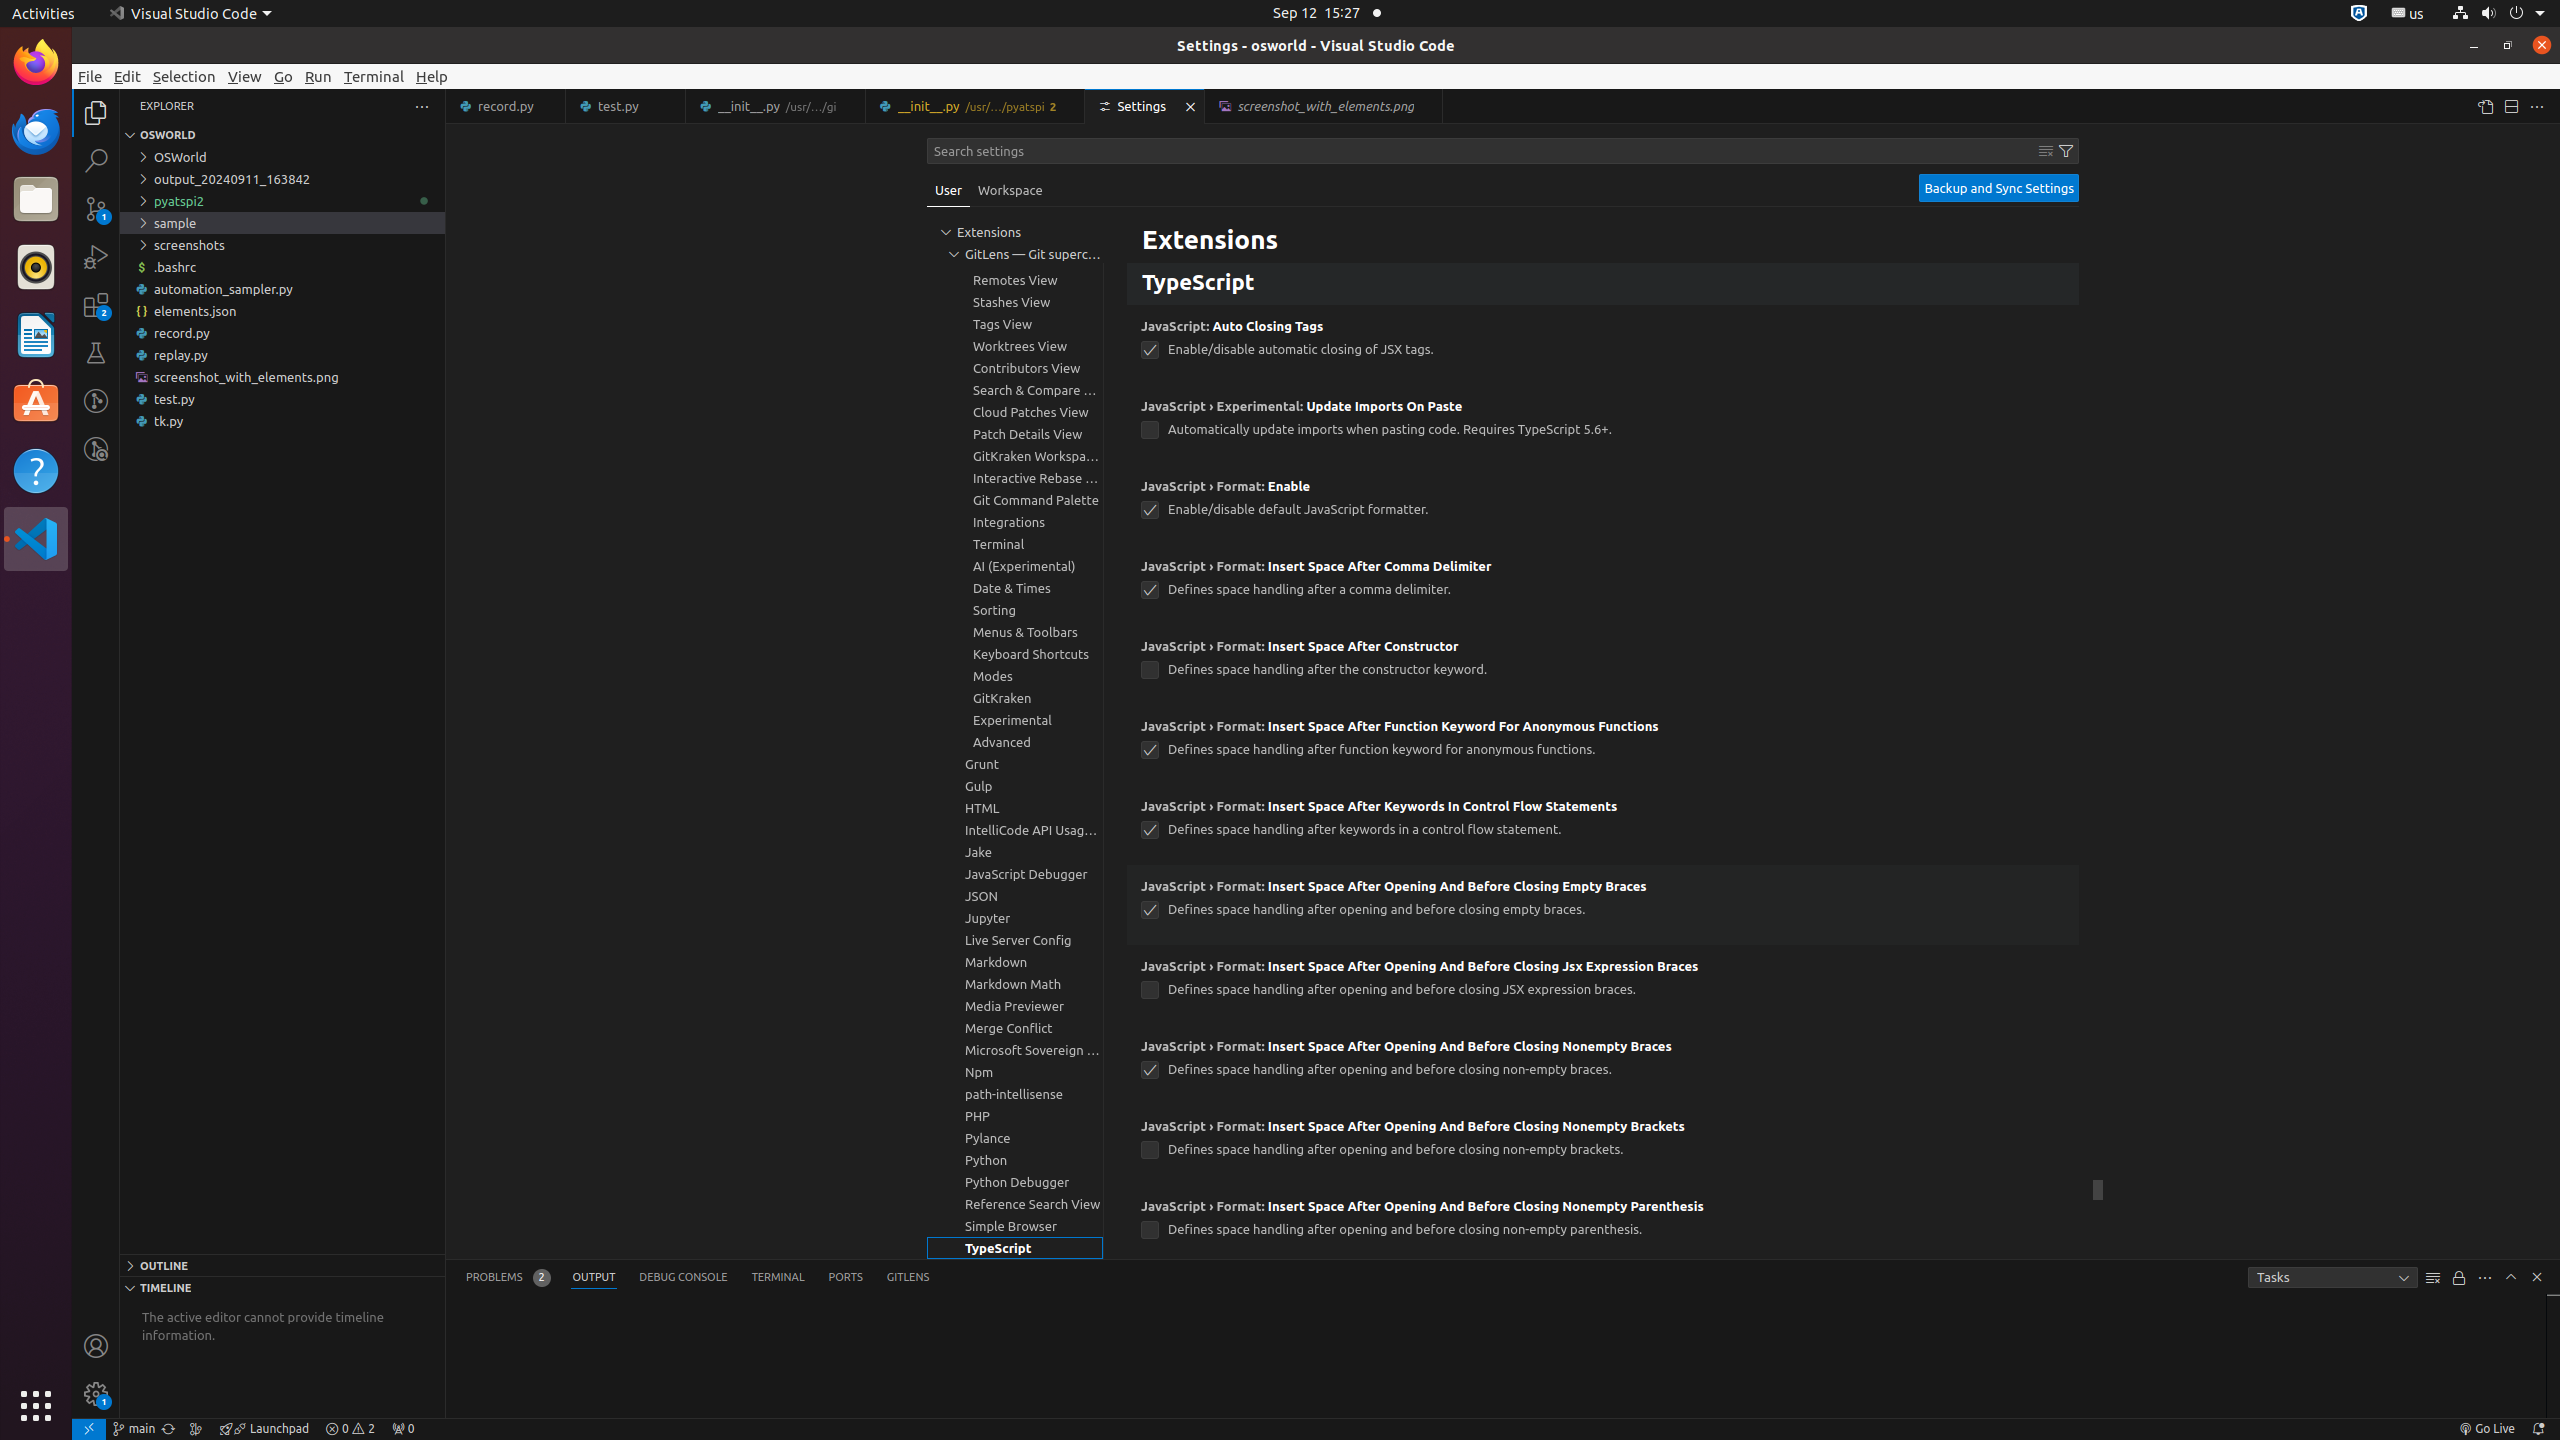  What do you see at coordinates (974, 106) in the screenshot?
I see `'__init__.py'` at bounding box center [974, 106].